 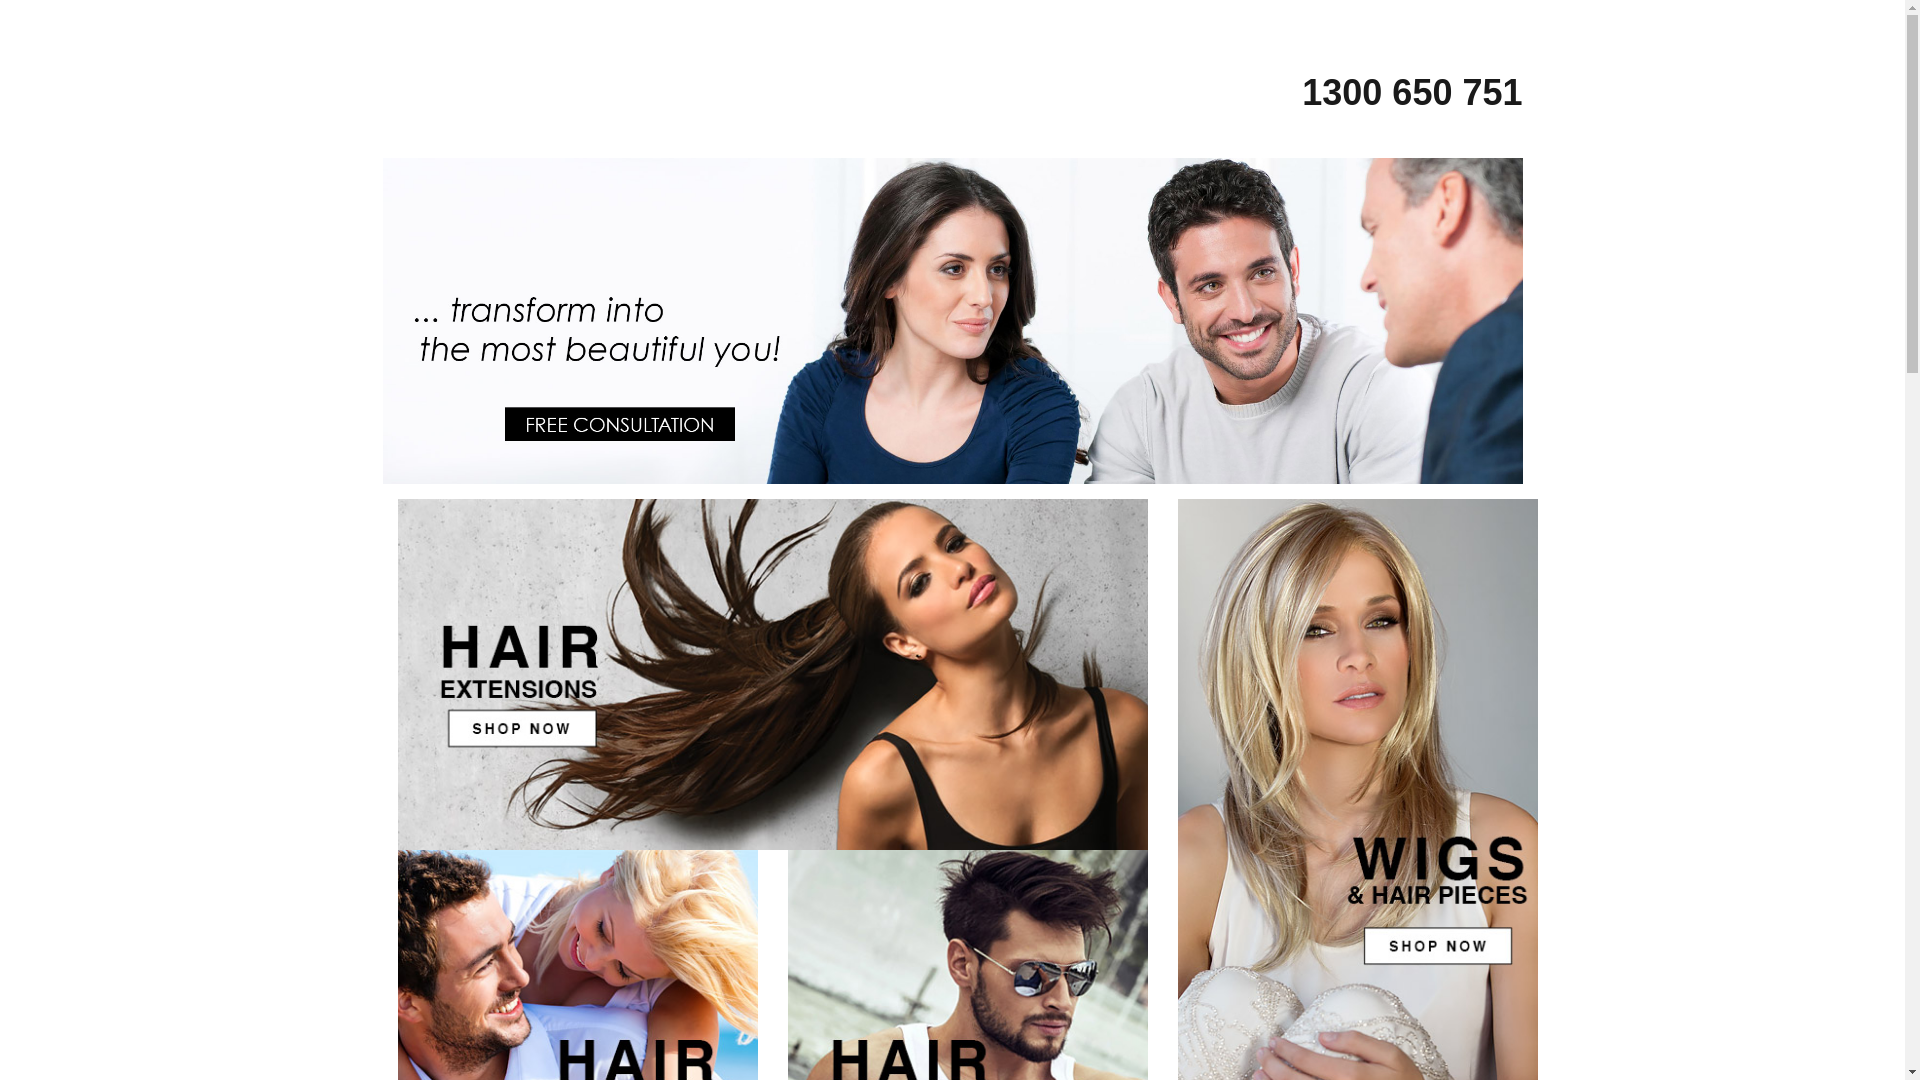 What do you see at coordinates (1391, 91) in the screenshot?
I see `'1300 650 751'` at bounding box center [1391, 91].